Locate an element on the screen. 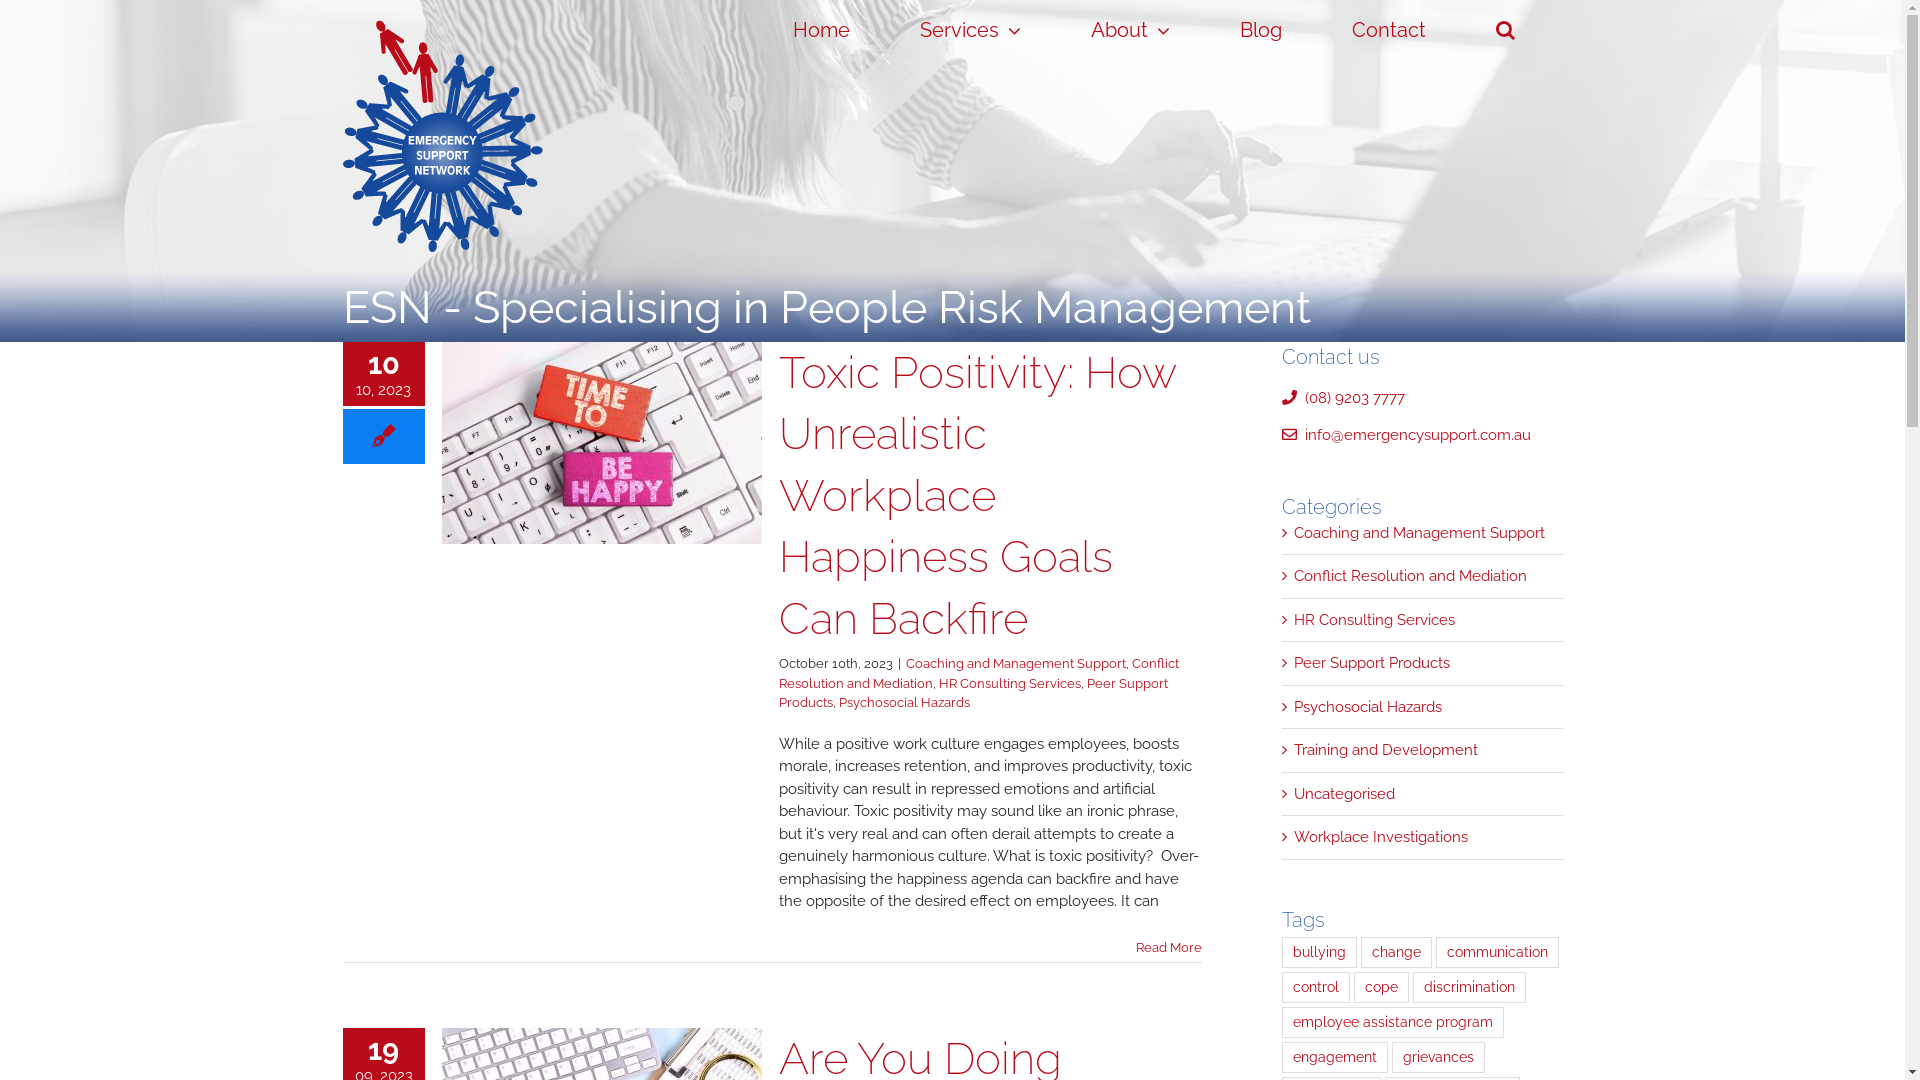 The image size is (1920, 1080). 'Contact' is located at coordinates (1388, 30).